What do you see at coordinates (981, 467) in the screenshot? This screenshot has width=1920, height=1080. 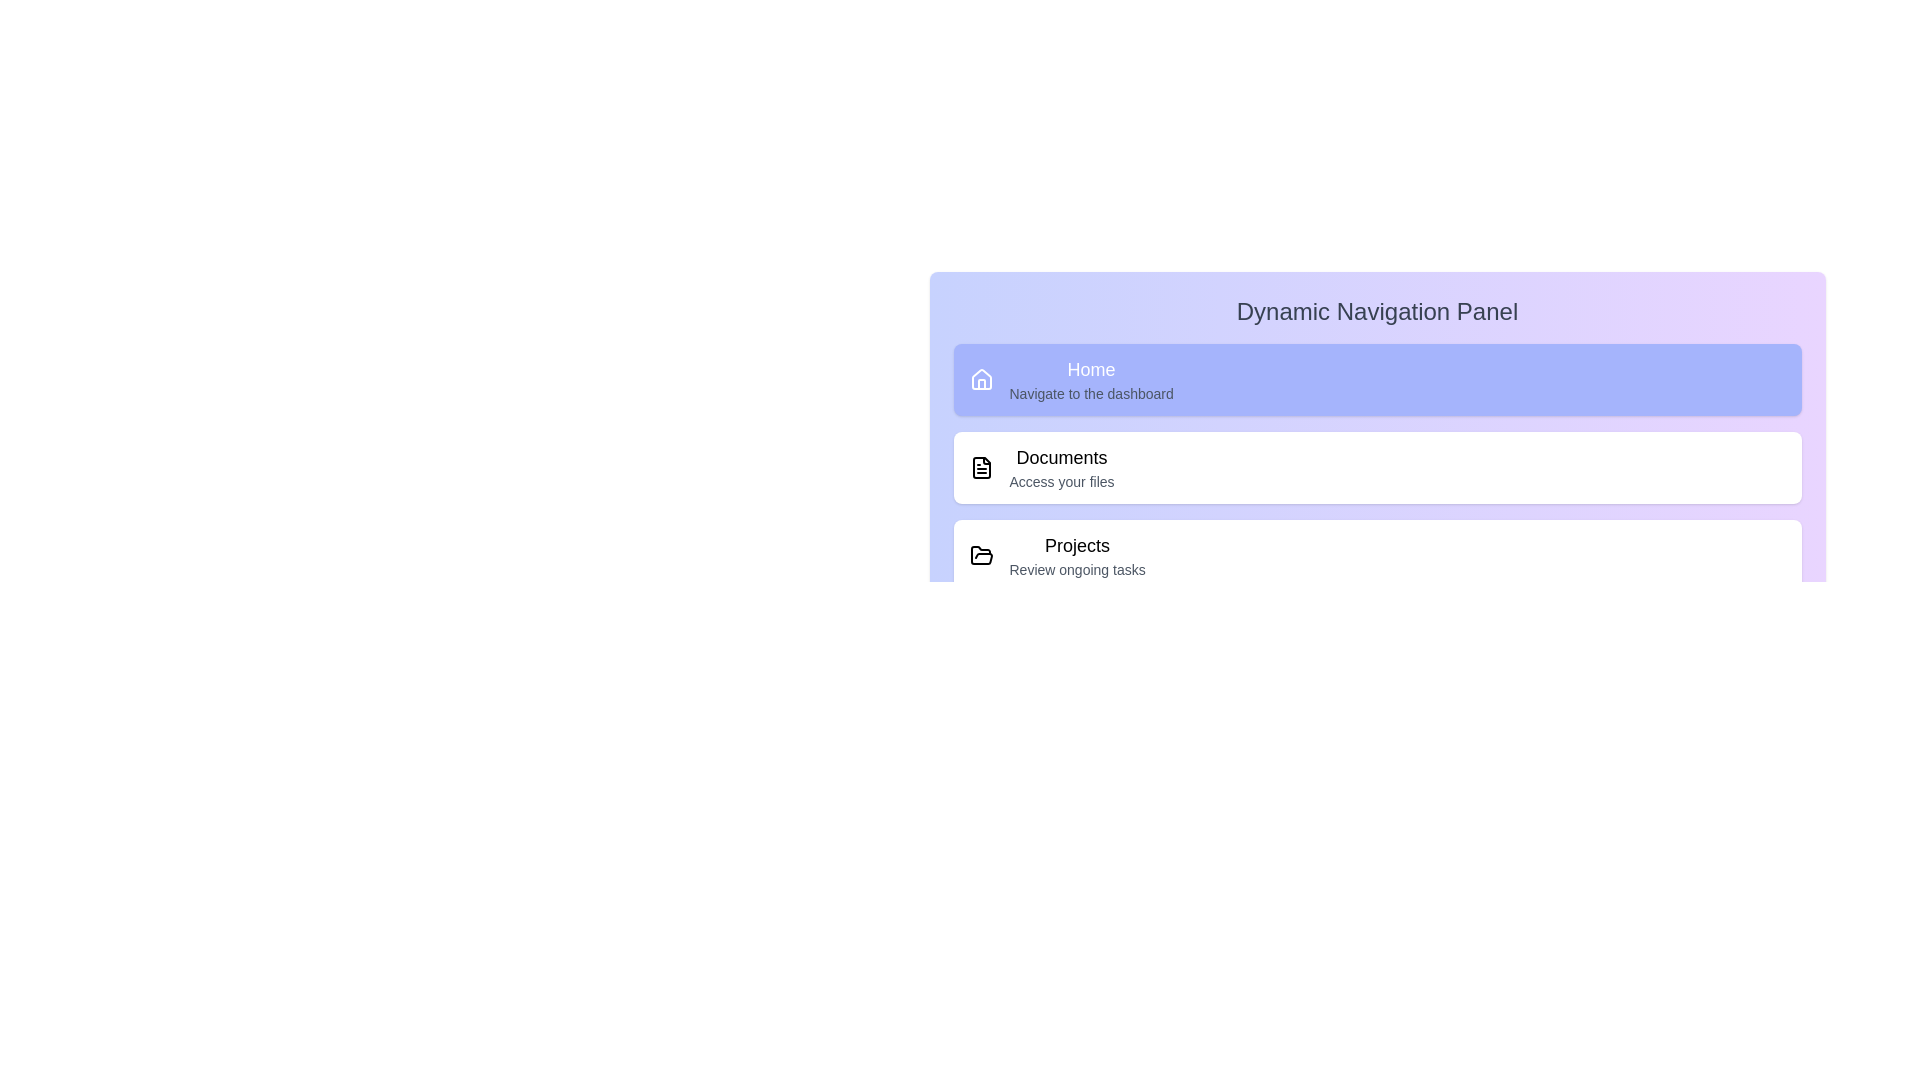 I see `the icon corresponding to Documents` at bounding box center [981, 467].